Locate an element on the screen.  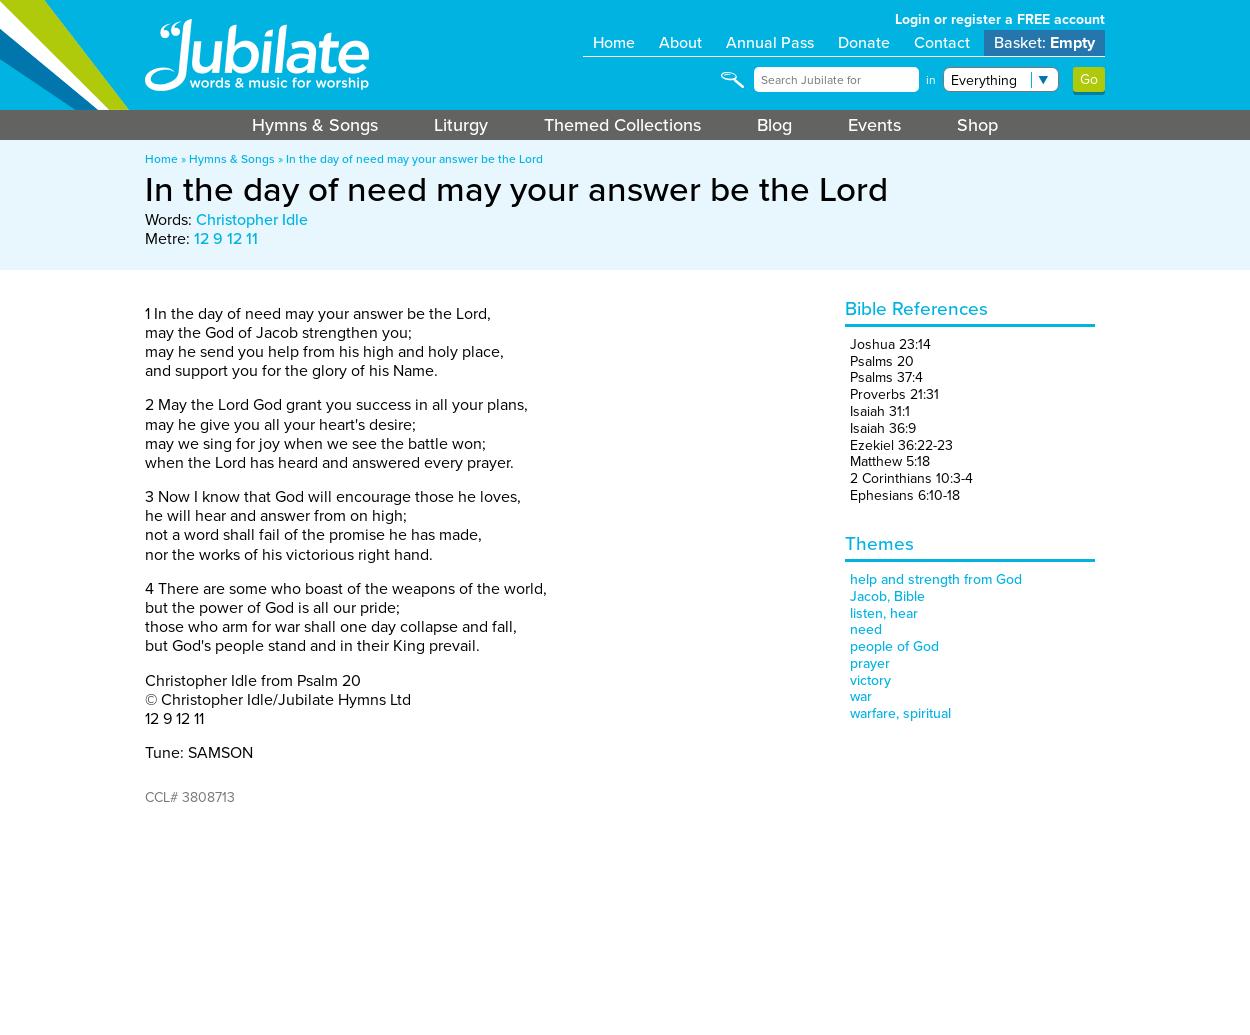
'Themed Collections' is located at coordinates (621, 125).